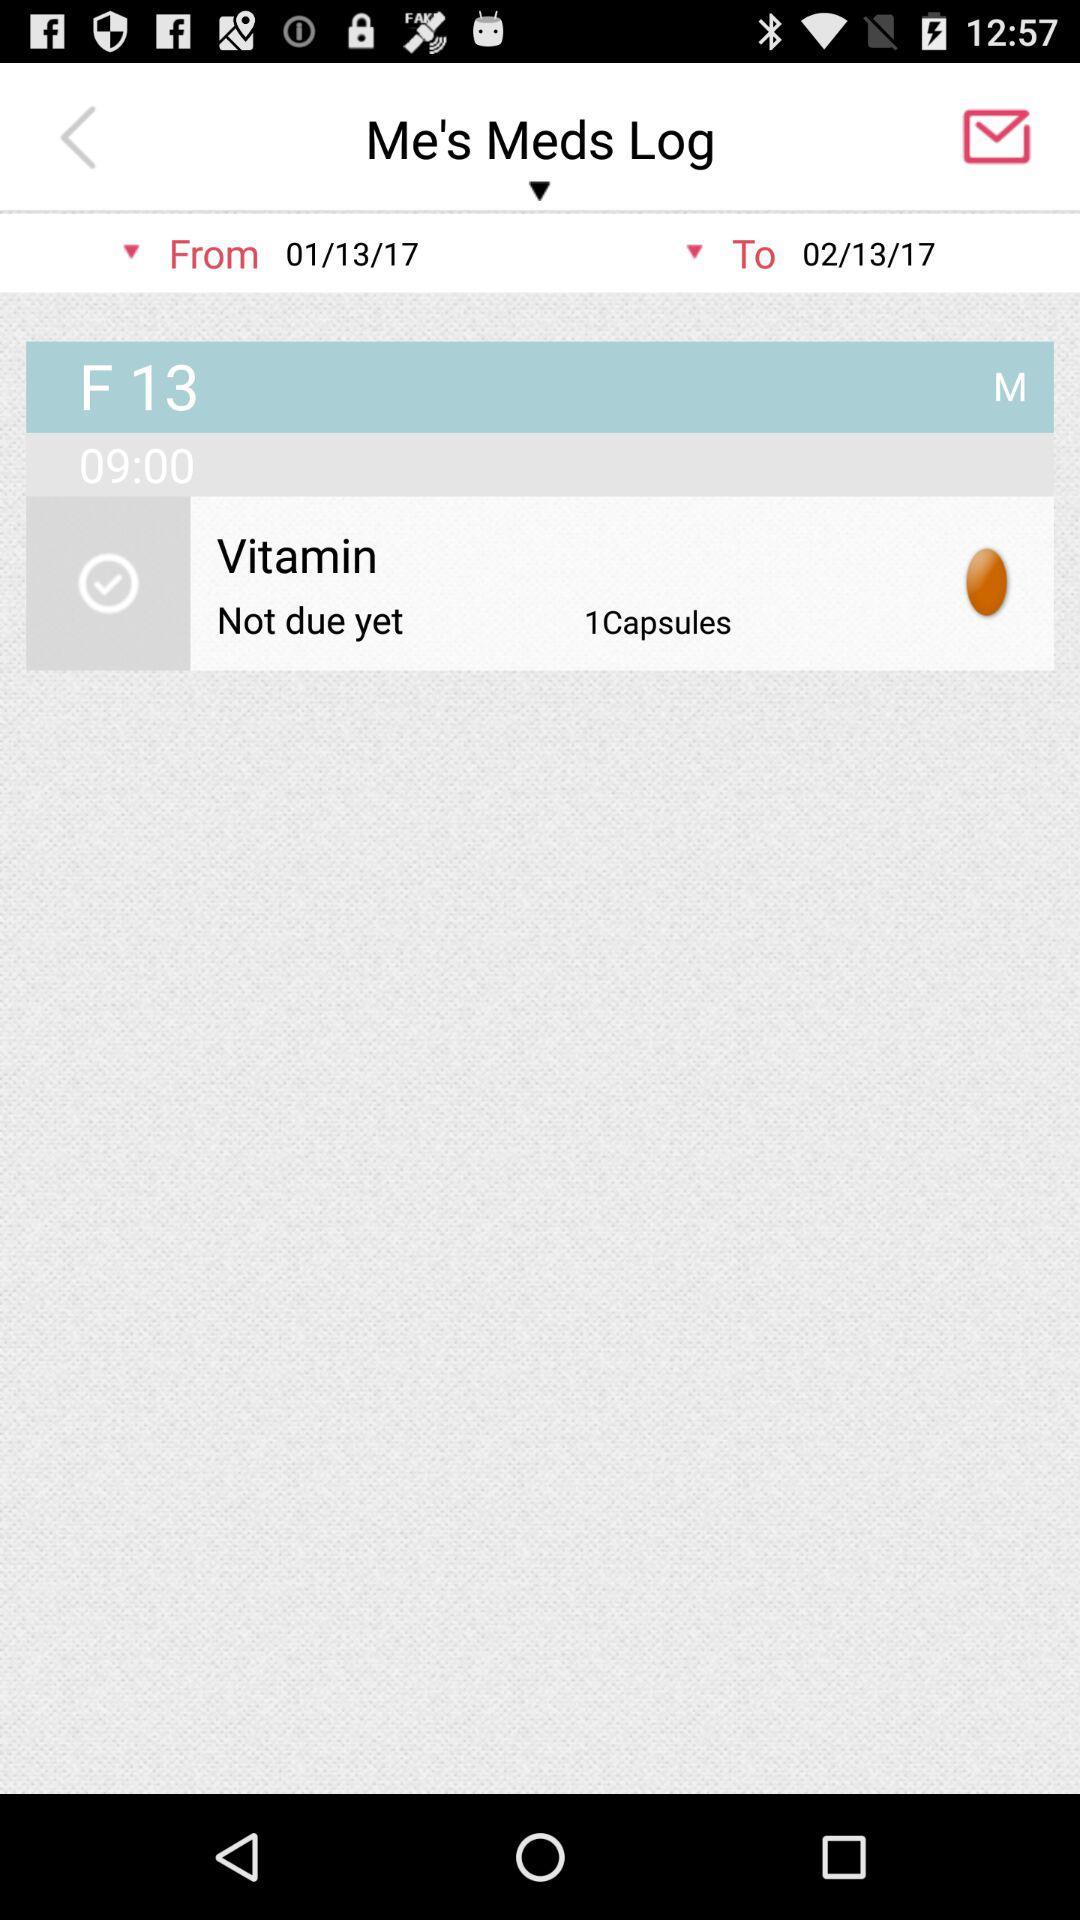 This screenshot has height=1920, width=1080. I want to click on the f 13, so click(138, 388).